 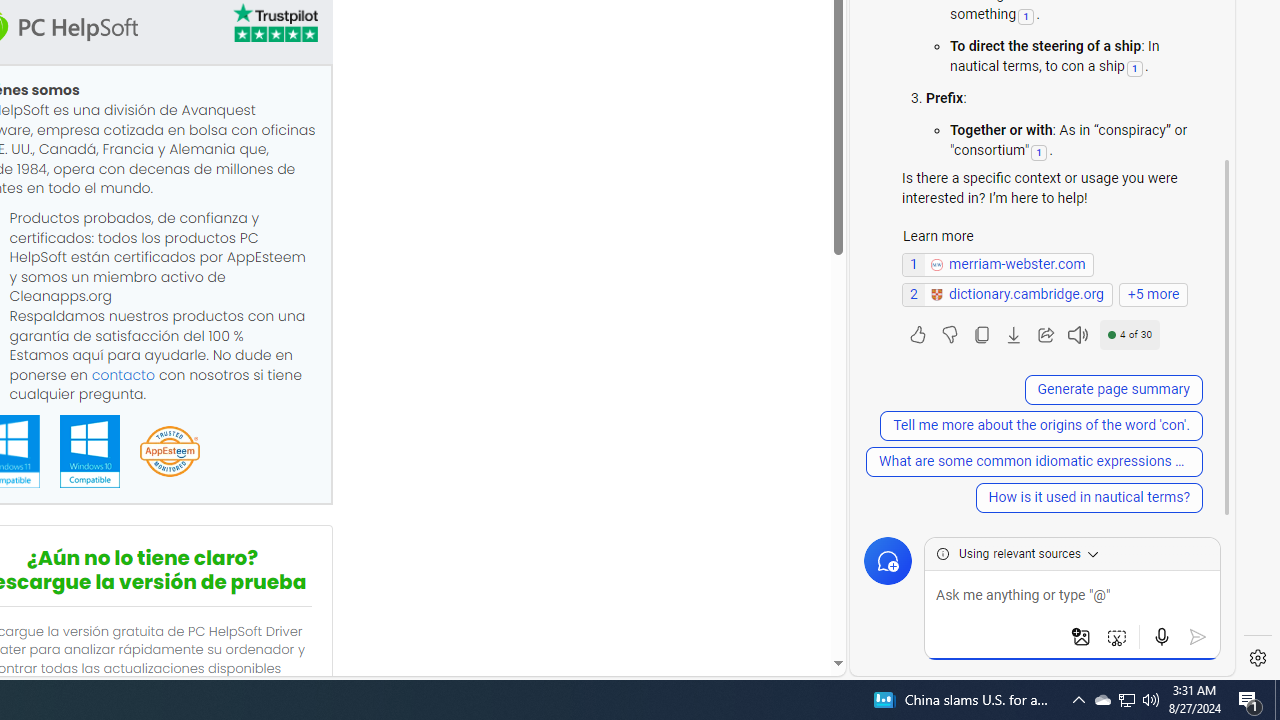 I want to click on 'Windows 10 Compatible', so click(x=88, y=451).